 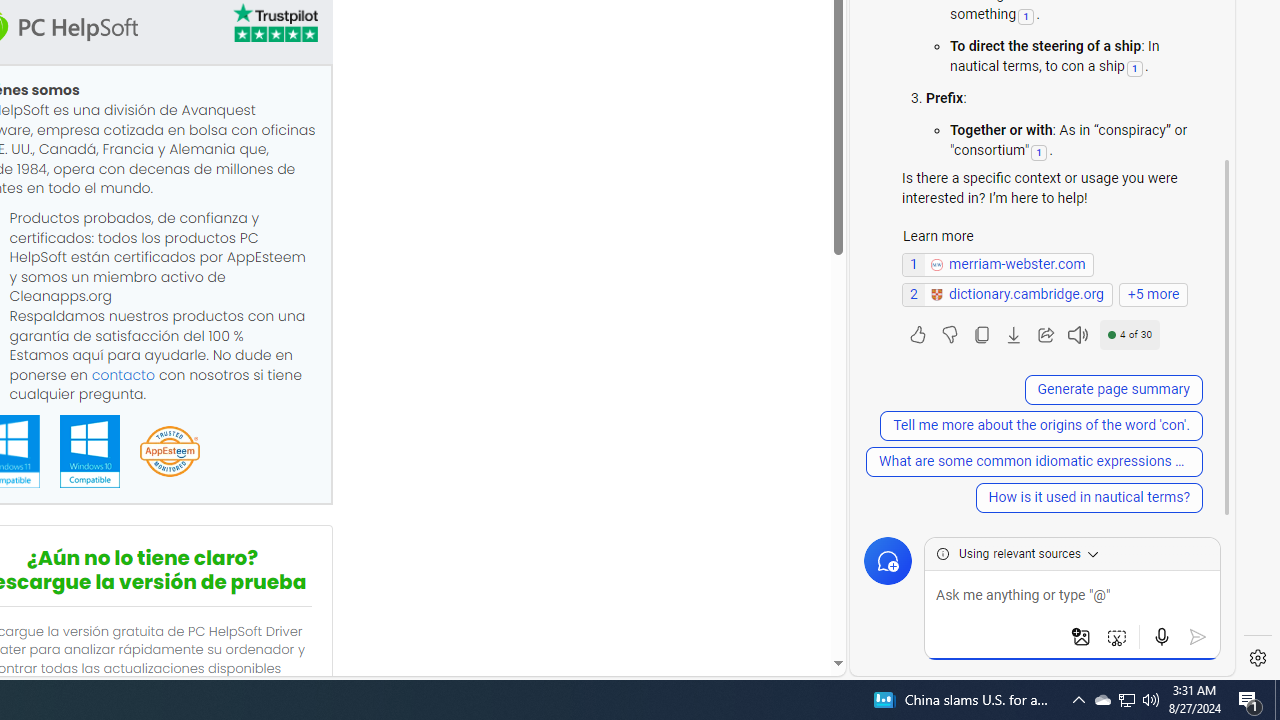 I want to click on 'Windows 10 Compatible', so click(x=88, y=451).